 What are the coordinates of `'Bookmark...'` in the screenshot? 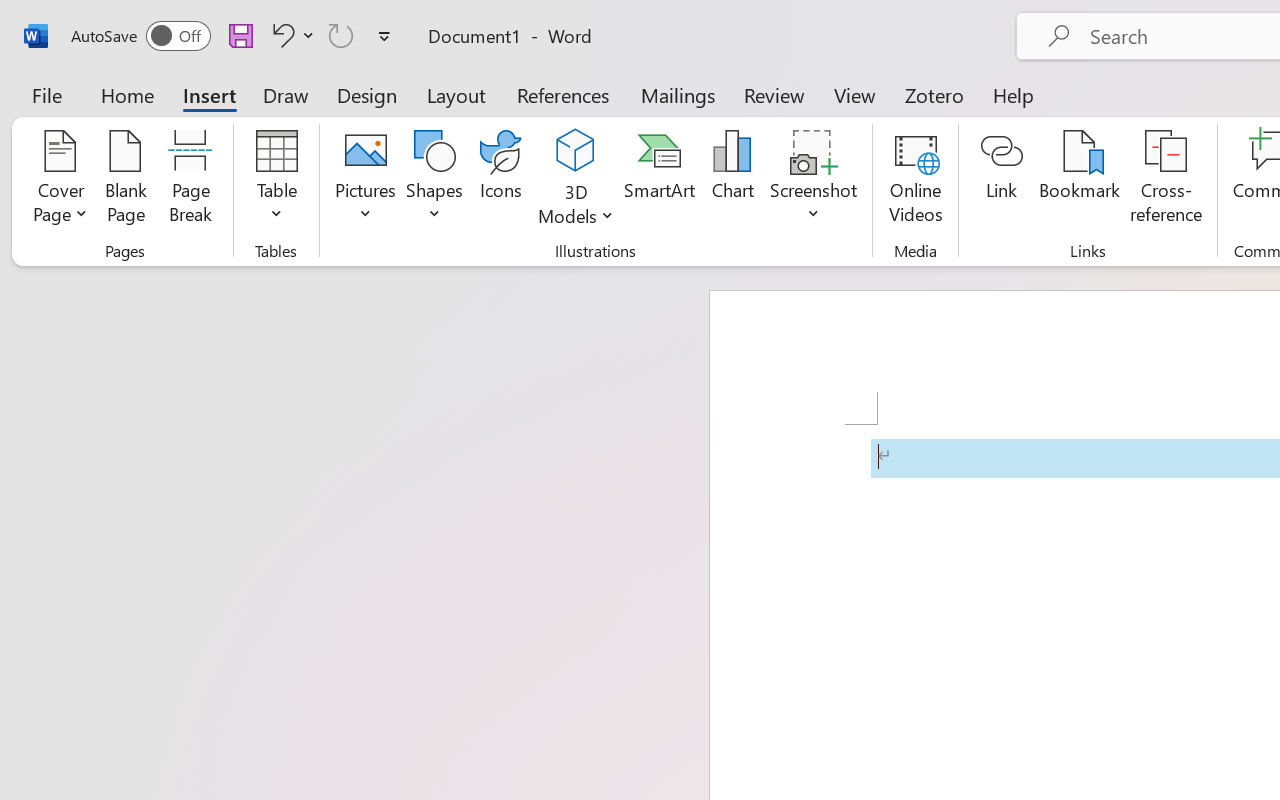 It's located at (1078, 179).